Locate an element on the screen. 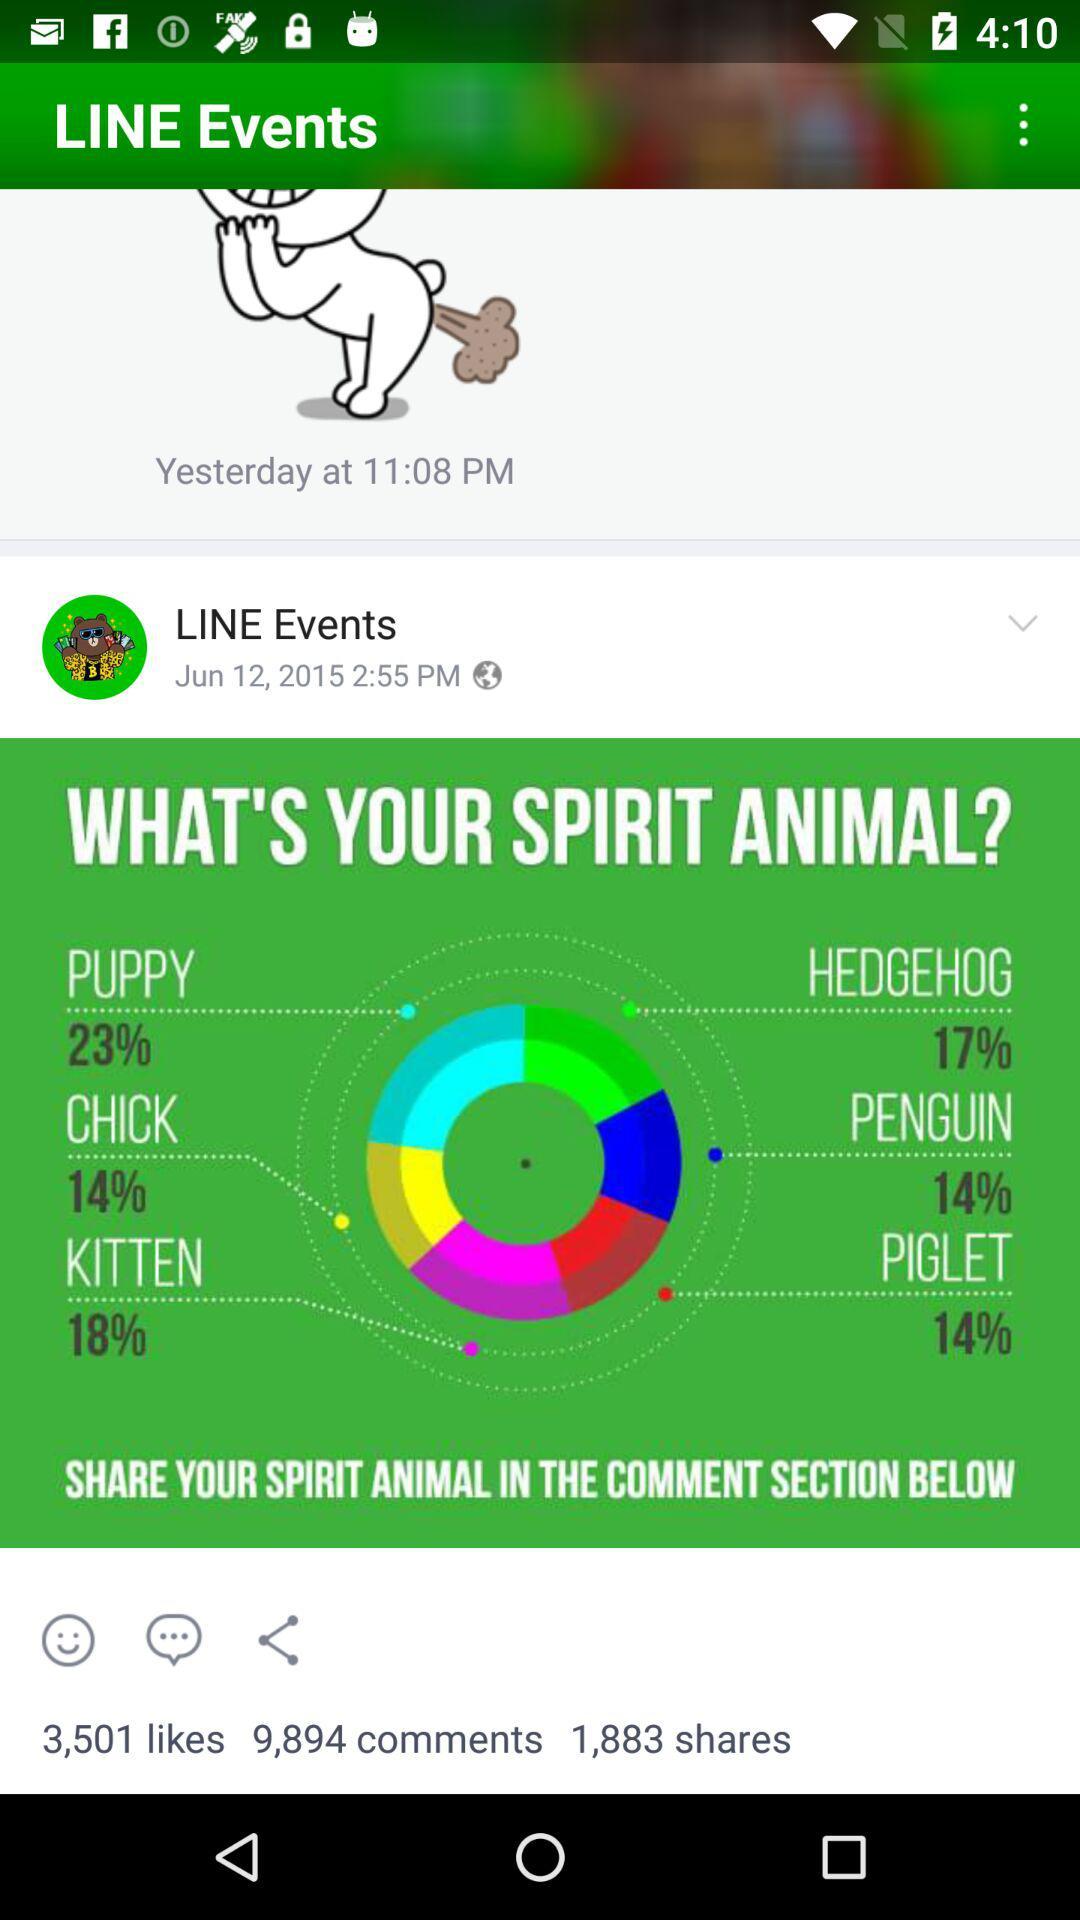  the app next to the 9,894 comments item is located at coordinates (680, 1738).